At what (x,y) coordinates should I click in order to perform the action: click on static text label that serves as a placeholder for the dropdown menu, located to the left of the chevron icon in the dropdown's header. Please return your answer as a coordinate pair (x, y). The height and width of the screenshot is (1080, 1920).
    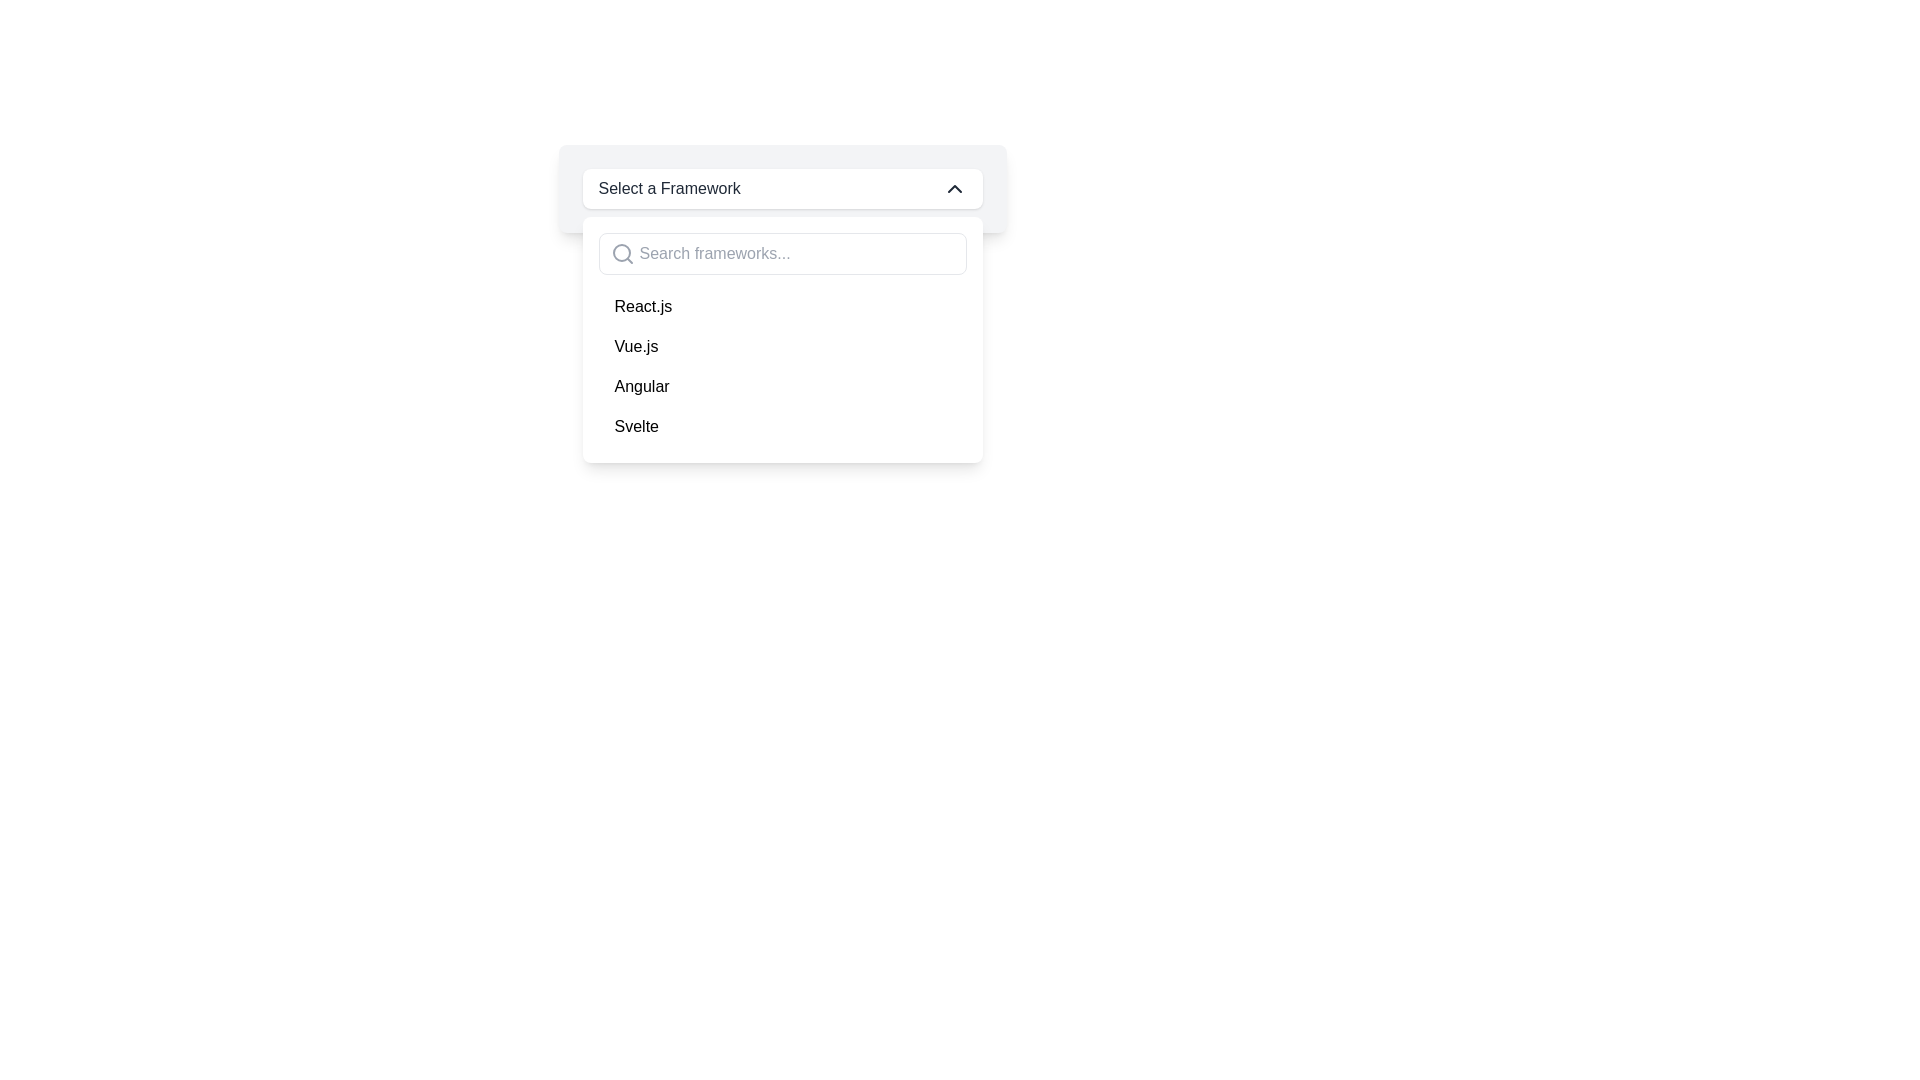
    Looking at the image, I should click on (669, 189).